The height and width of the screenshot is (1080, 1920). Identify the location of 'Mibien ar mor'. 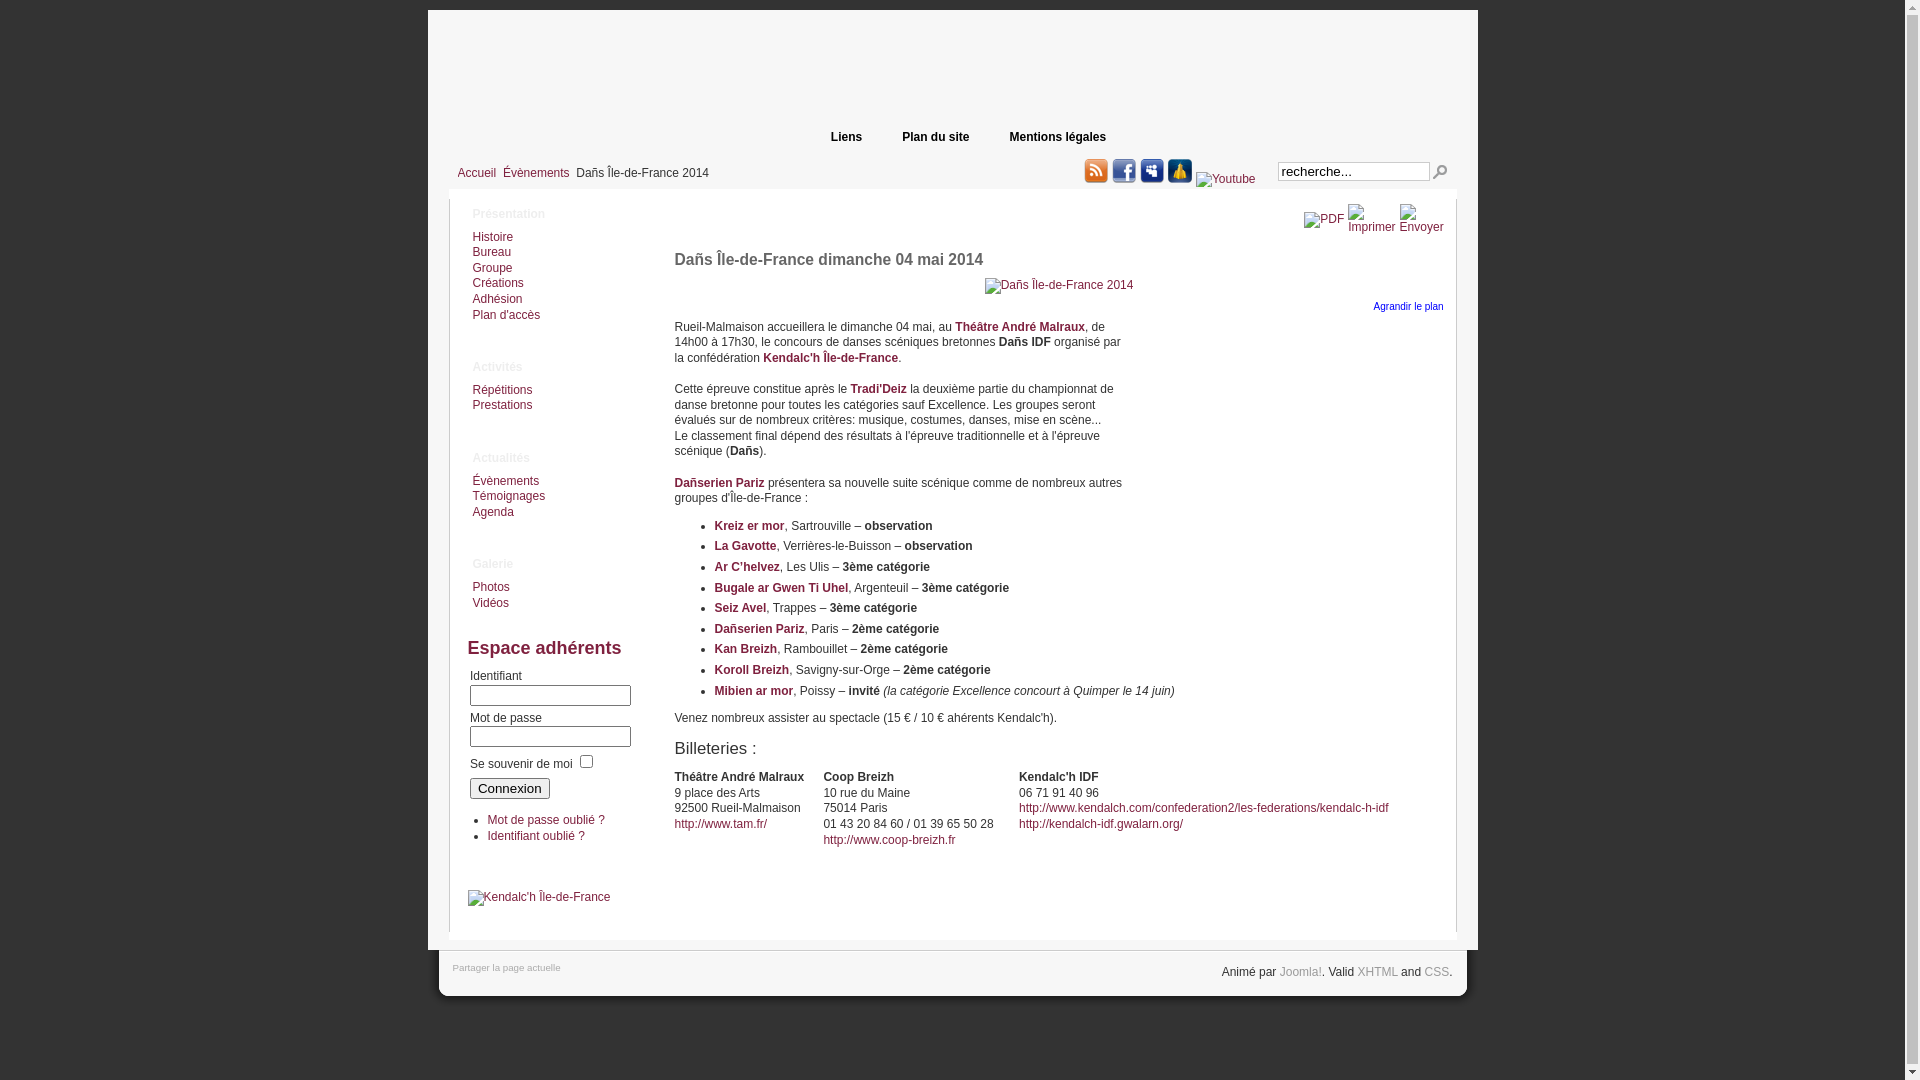
(752, 689).